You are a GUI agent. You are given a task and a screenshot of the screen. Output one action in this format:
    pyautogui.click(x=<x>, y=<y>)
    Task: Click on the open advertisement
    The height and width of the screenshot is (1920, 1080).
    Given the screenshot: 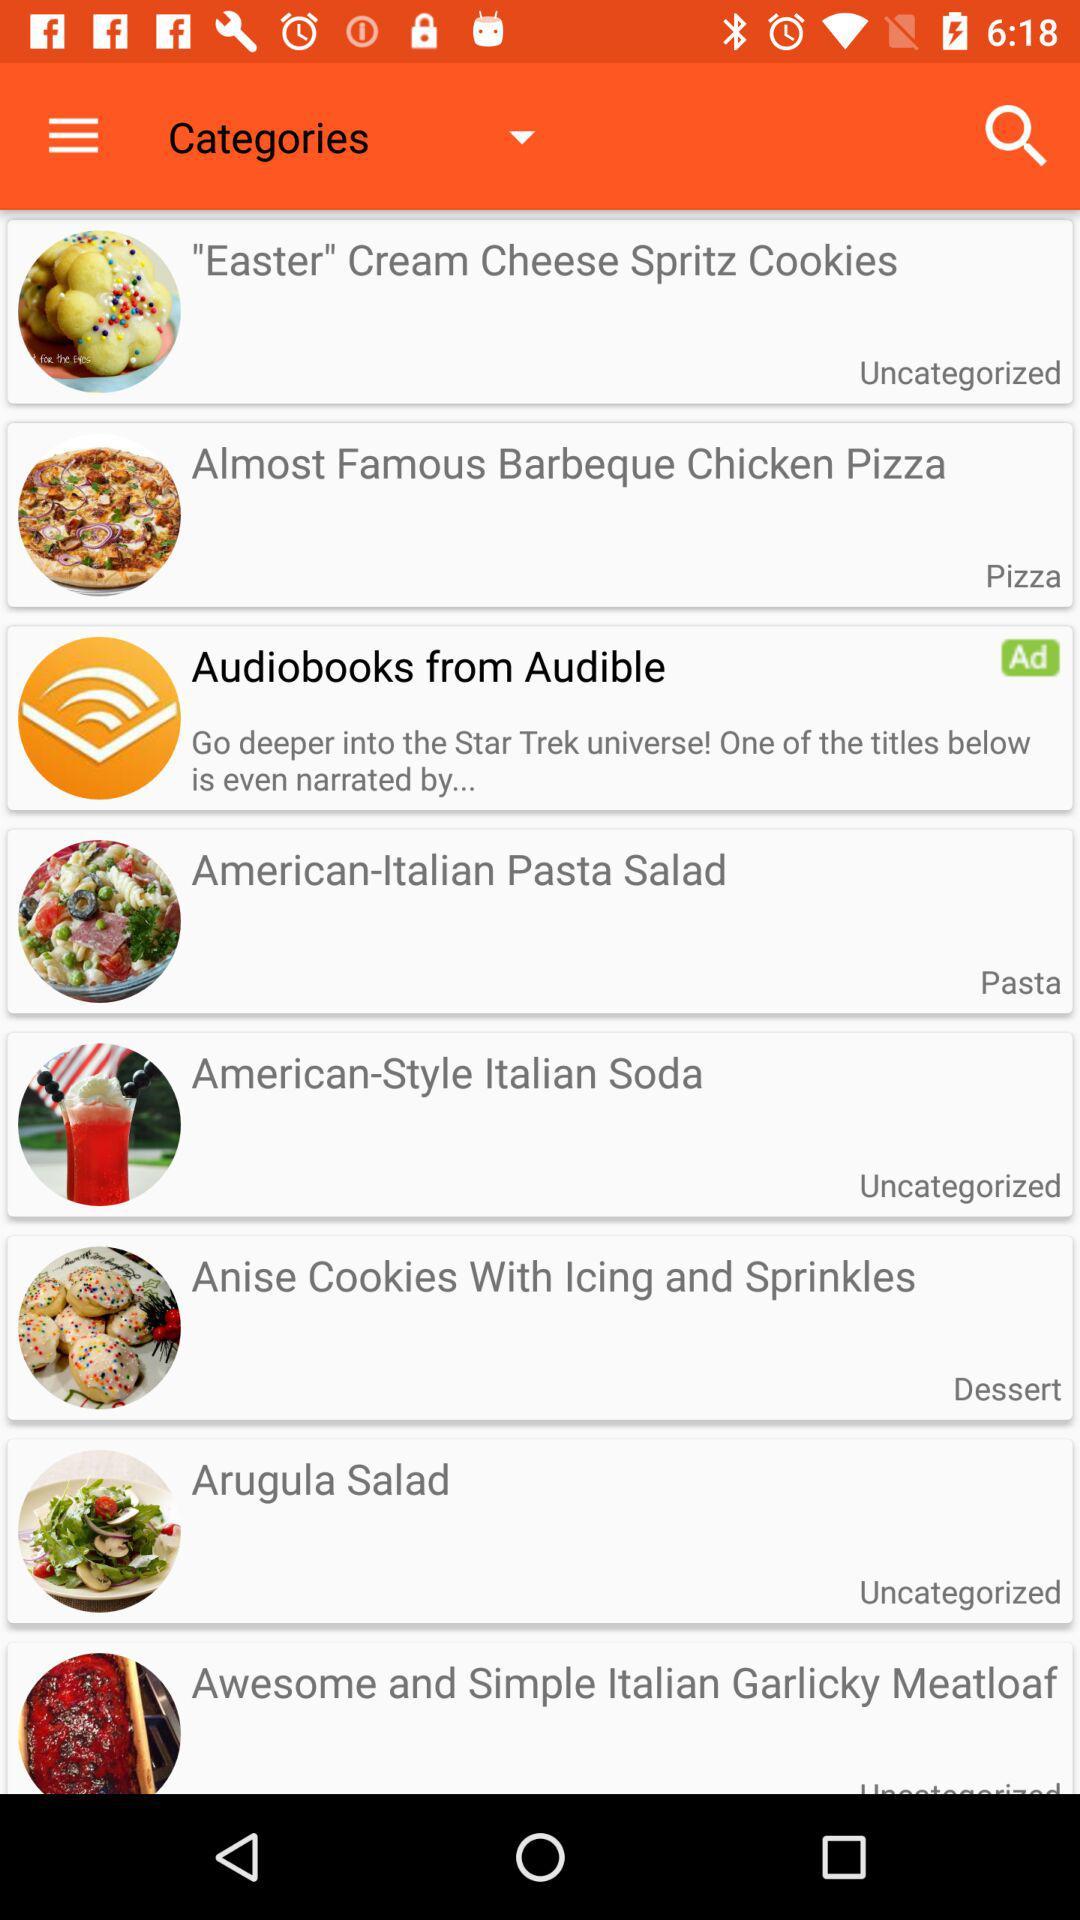 What is the action you would take?
    pyautogui.click(x=1030, y=657)
    